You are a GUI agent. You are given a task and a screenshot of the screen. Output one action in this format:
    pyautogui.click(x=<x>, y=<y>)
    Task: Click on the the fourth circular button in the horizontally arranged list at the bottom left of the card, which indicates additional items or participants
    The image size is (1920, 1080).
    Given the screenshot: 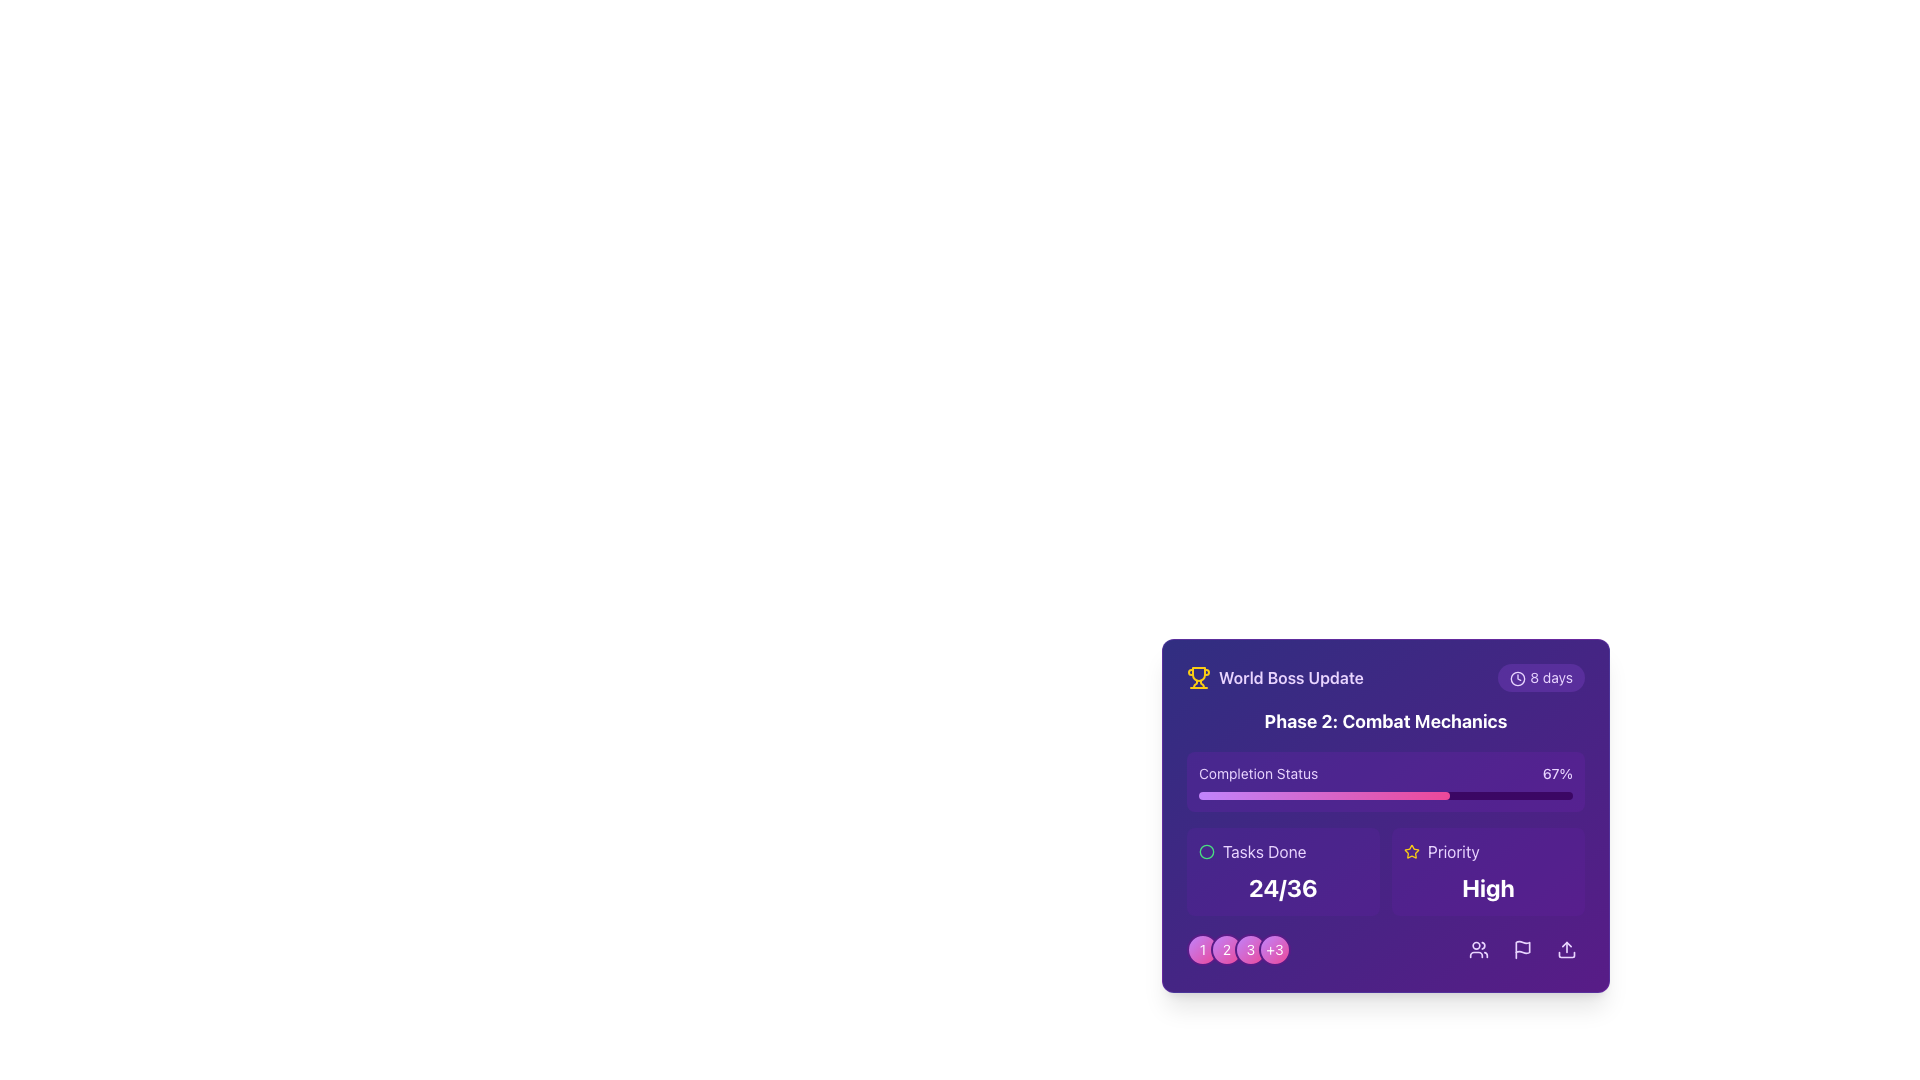 What is the action you would take?
    pyautogui.click(x=1274, y=948)
    